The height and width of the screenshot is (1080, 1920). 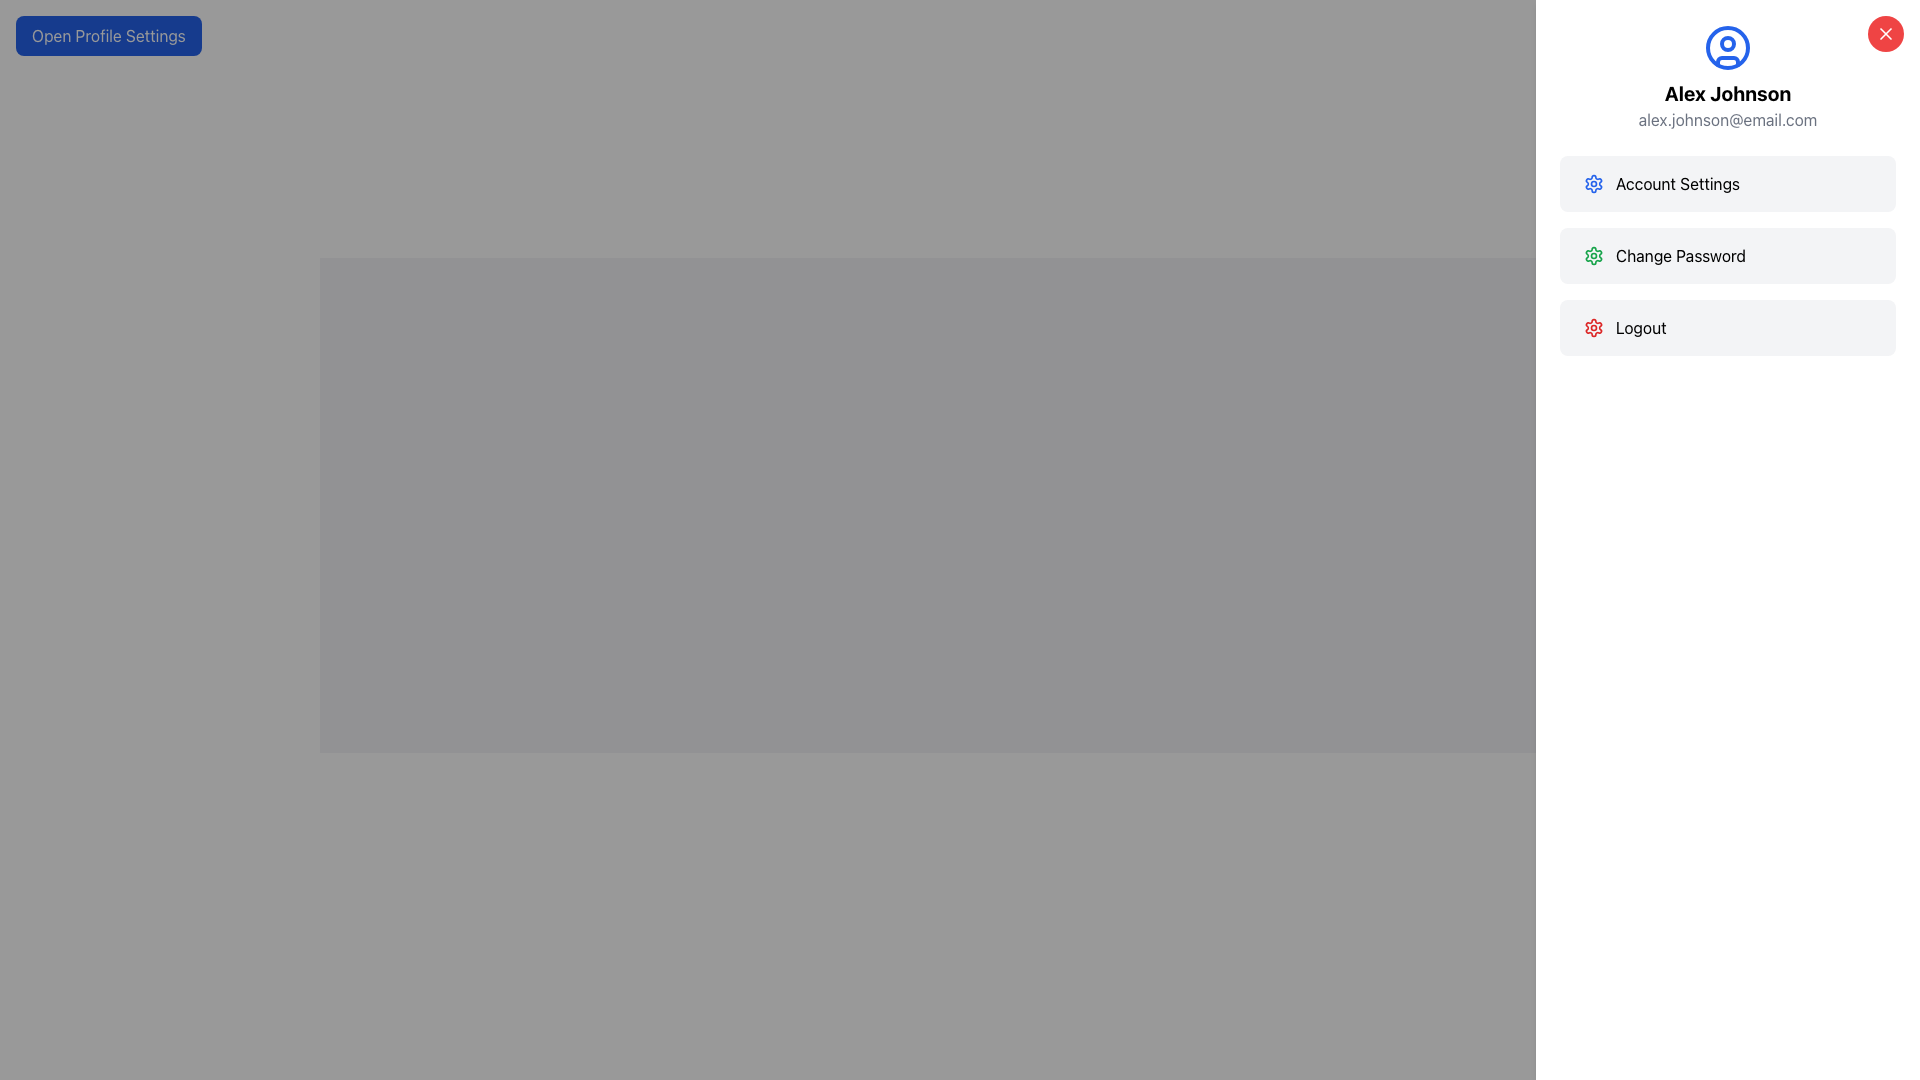 I want to click on the 'Account Settings' icon located on the left side of the 'Account Settings' button, so click(x=1592, y=184).